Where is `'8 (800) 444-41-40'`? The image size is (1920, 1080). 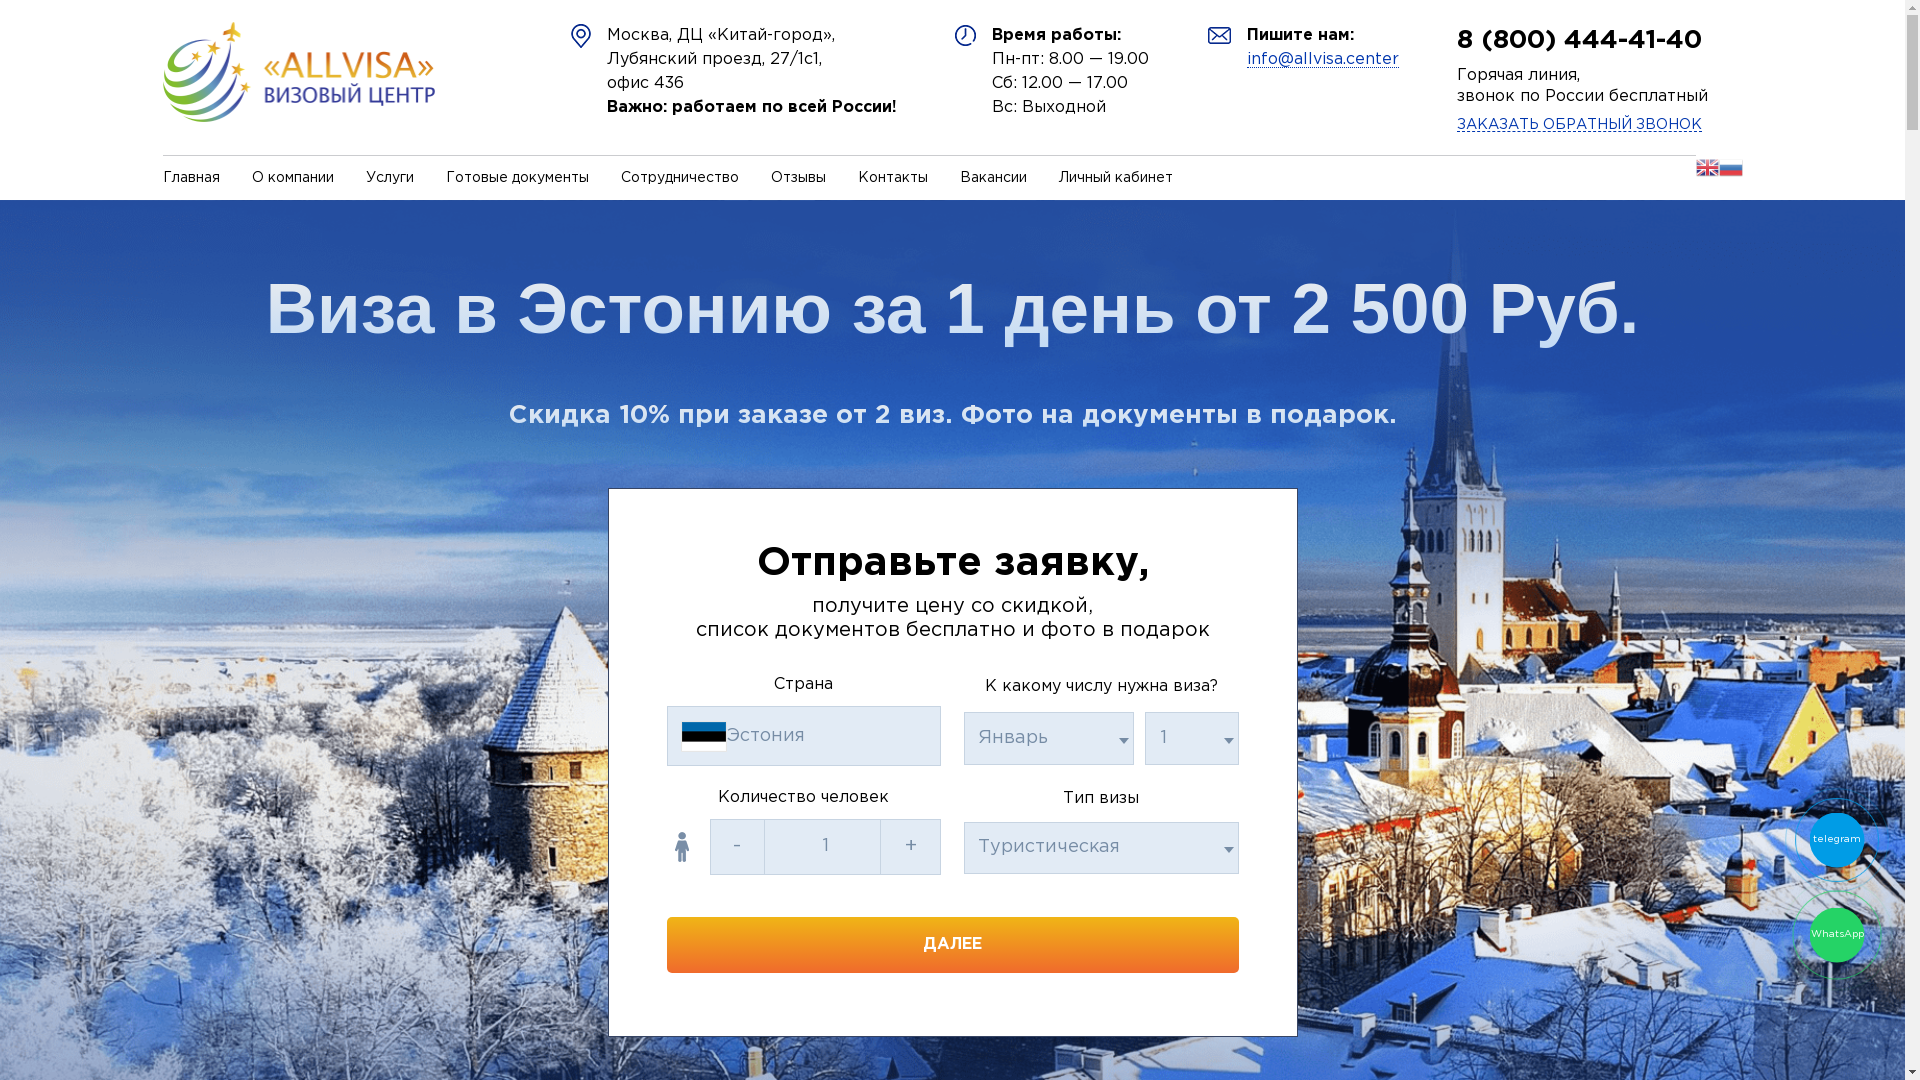 '8 (800) 444-41-40' is located at coordinates (1578, 40).